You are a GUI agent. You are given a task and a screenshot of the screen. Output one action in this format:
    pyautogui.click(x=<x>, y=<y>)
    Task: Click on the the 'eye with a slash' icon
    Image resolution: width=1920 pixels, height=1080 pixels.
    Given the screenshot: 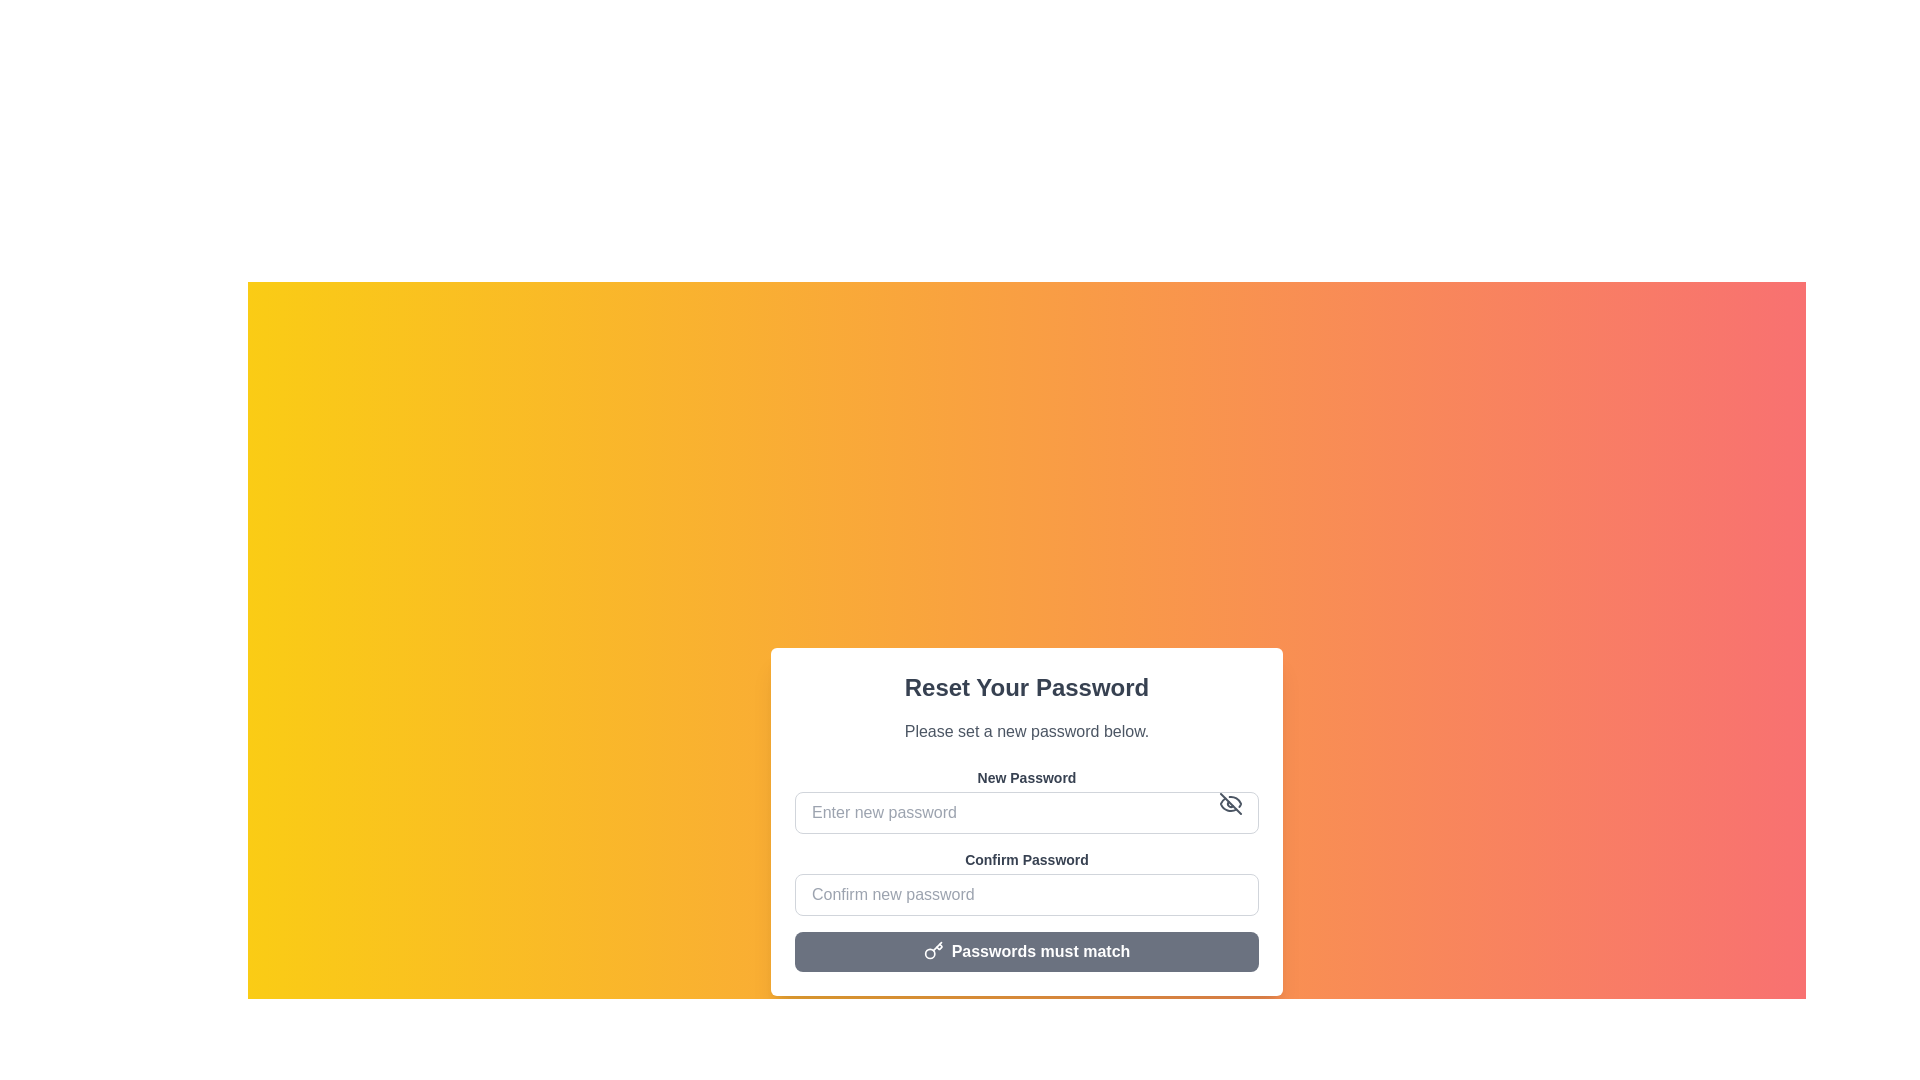 What is the action you would take?
    pyautogui.click(x=1229, y=802)
    